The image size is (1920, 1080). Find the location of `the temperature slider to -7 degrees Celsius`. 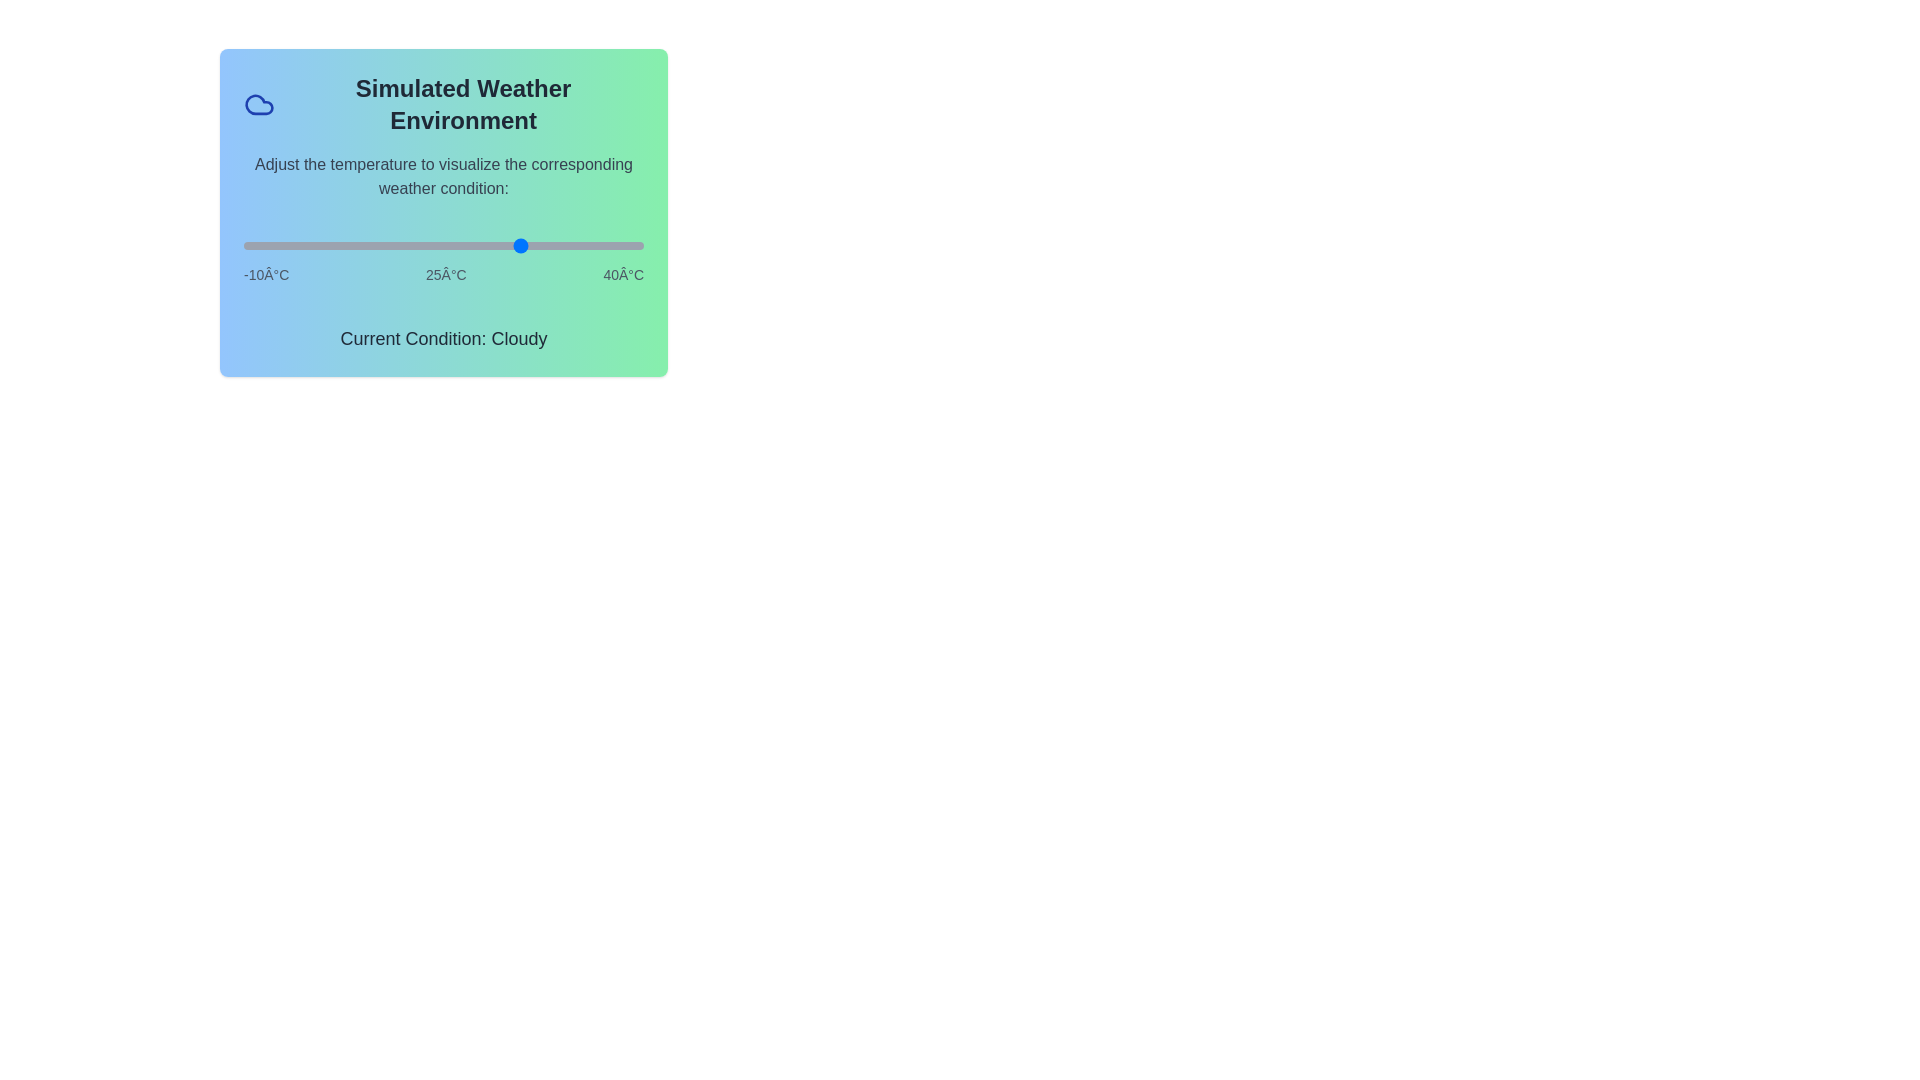

the temperature slider to -7 degrees Celsius is located at coordinates (267, 245).